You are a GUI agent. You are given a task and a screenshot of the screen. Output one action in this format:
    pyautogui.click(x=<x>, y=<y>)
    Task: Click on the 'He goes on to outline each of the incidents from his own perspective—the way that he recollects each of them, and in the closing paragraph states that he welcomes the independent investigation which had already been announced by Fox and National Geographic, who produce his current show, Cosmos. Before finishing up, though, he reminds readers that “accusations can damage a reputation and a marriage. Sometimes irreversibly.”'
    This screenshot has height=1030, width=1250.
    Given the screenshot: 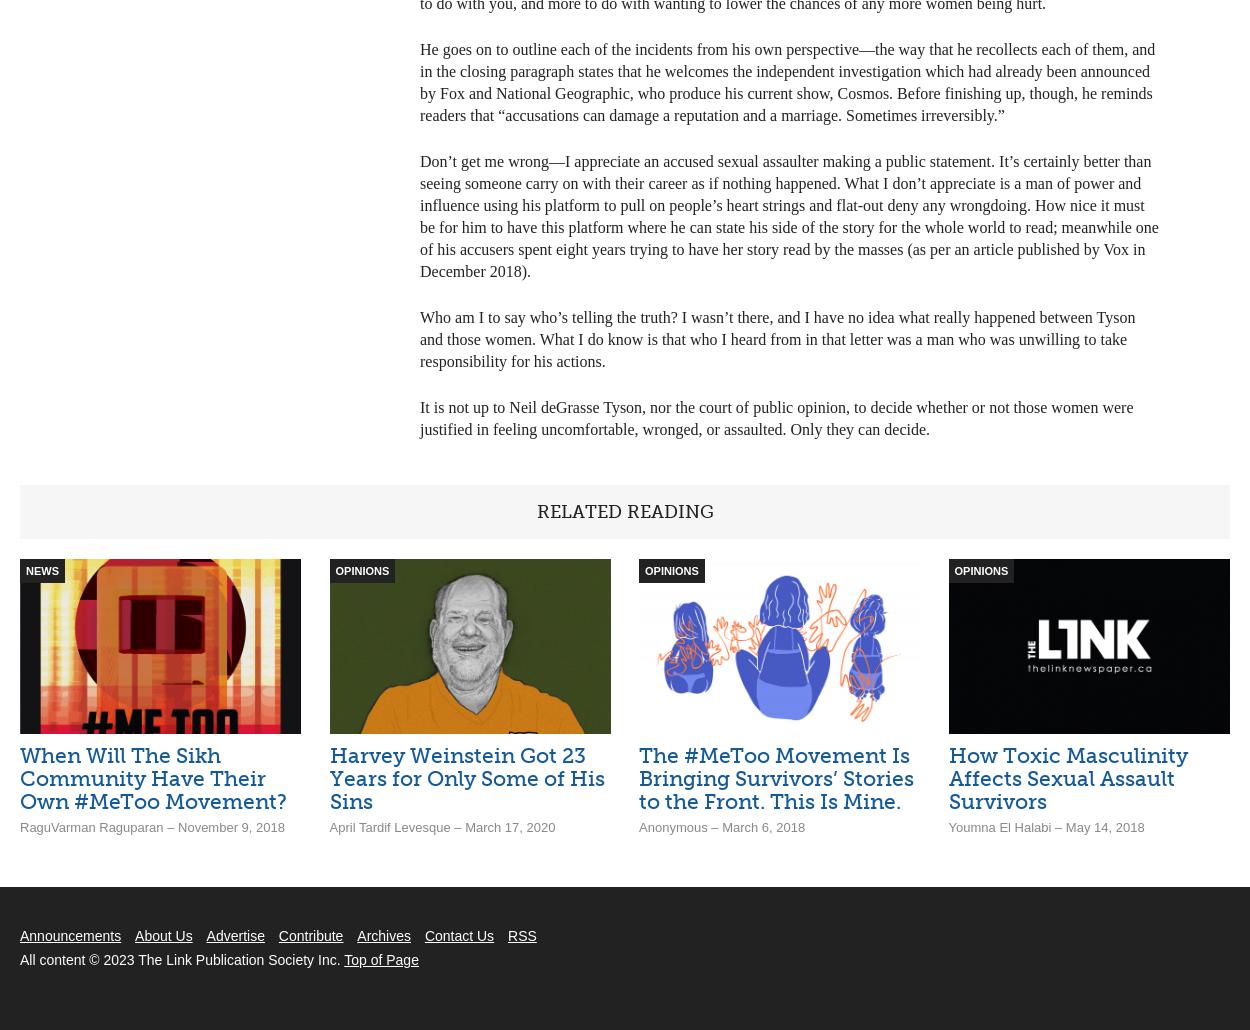 What is the action you would take?
    pyautogui.click(x=787, y=81)
    